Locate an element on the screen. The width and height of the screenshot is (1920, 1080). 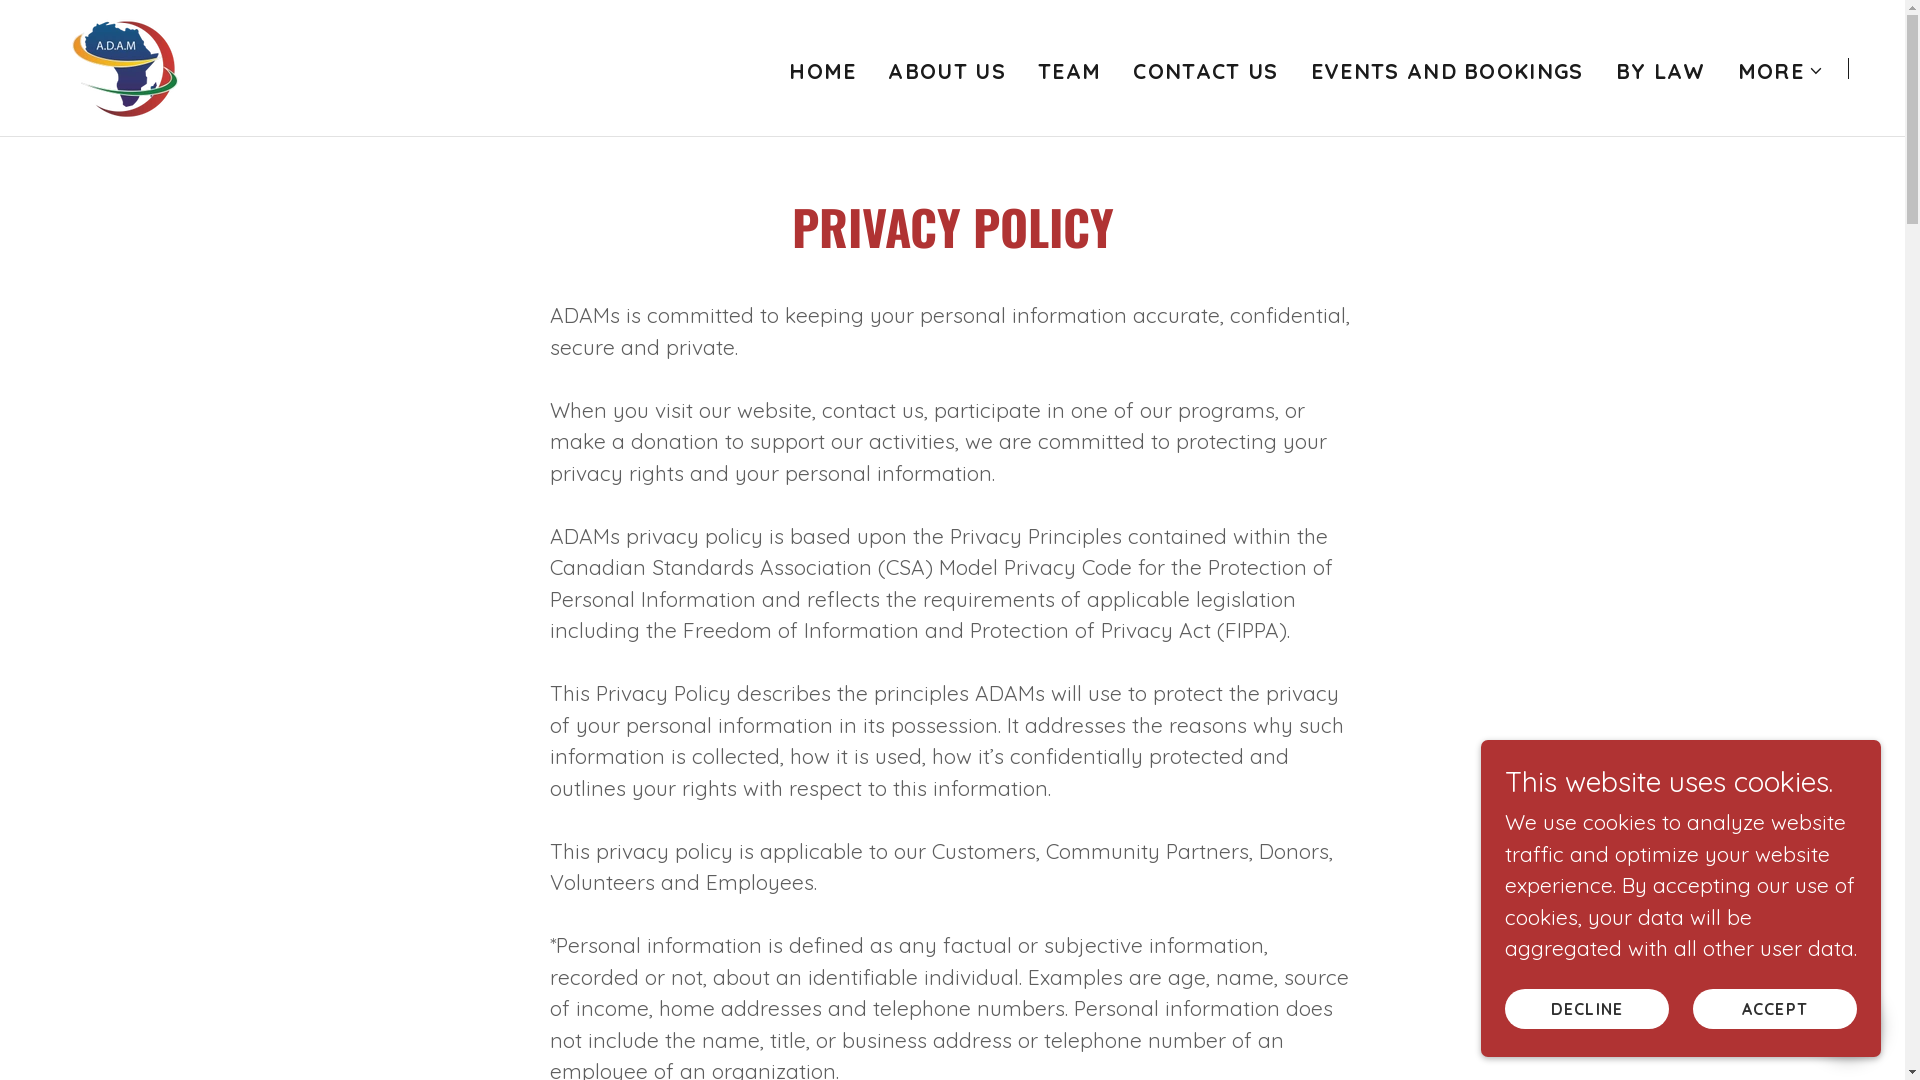
'HOME' is located at coordinates (822, 68).